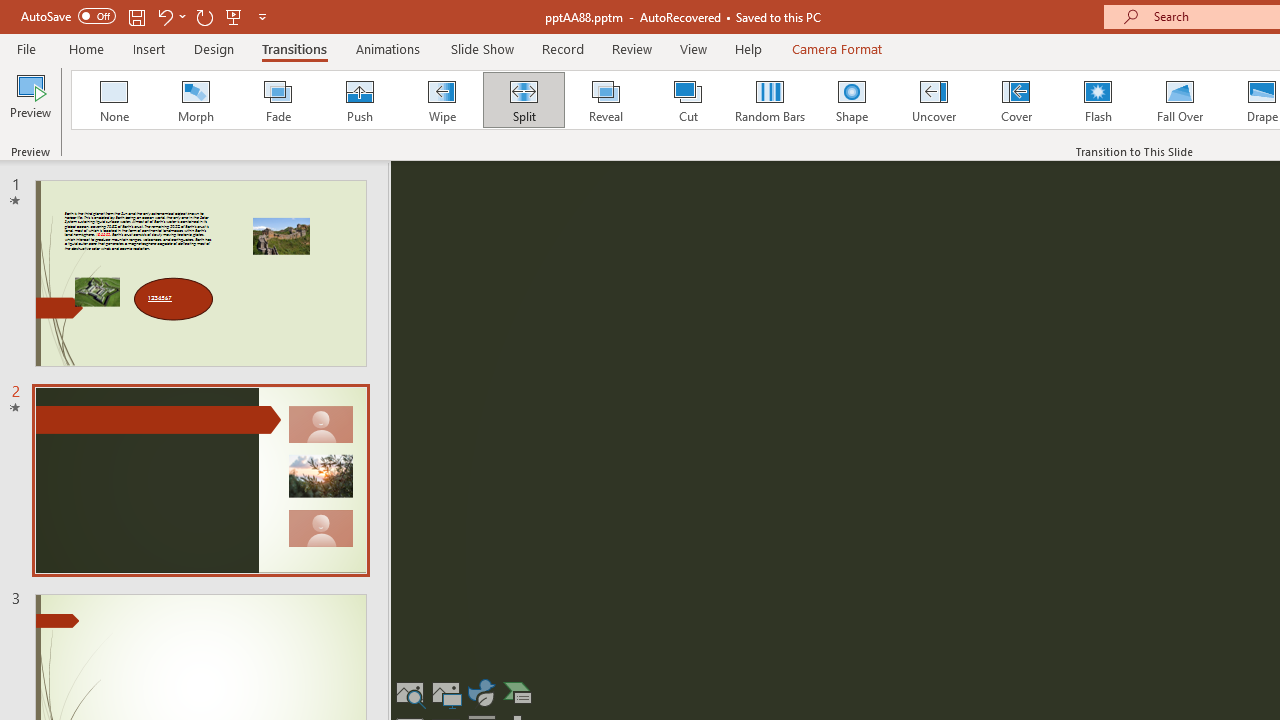 The height and width of the screenshot is (720, 1280). I want to click on 'Flash', so click(1097, 100).